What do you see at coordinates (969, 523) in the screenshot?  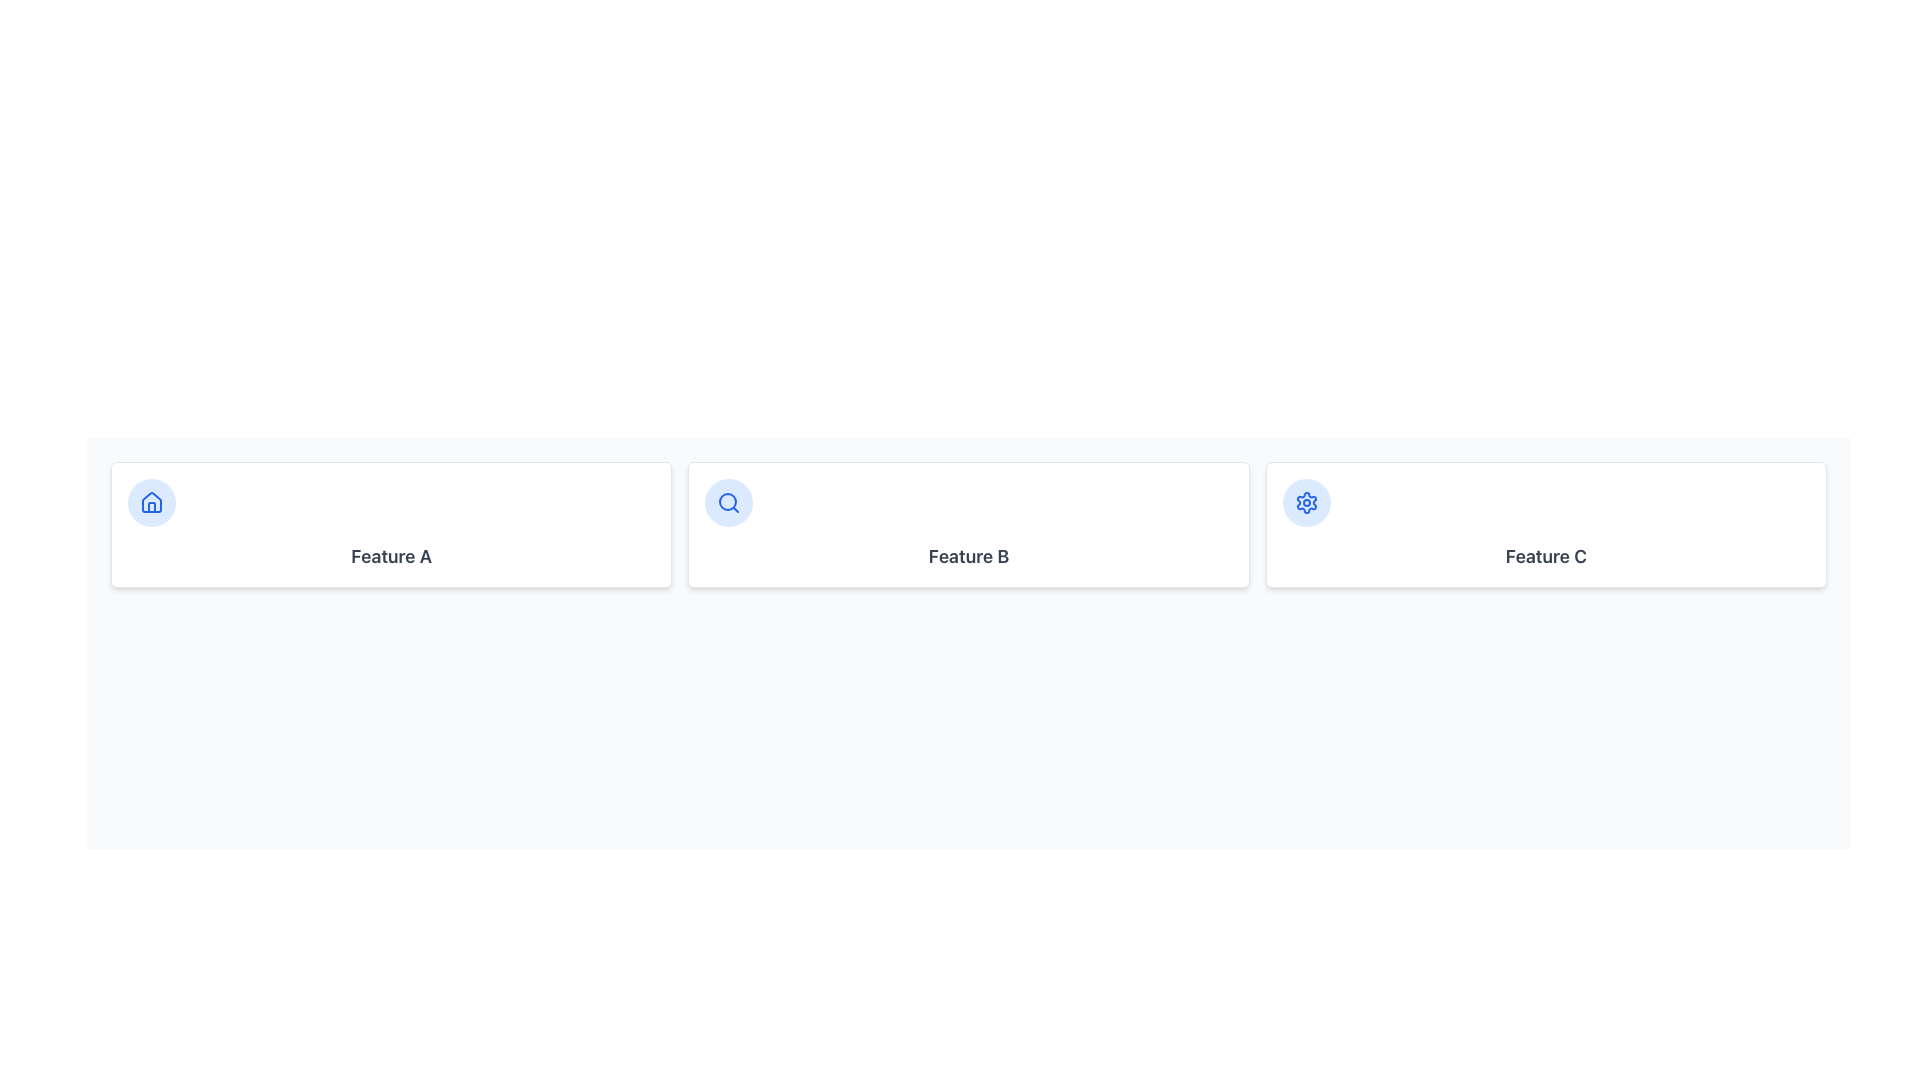 I see `the 'Feature B' card component, which is a rectangular card with a white background, gray border, and a title in bold gray font, located centrally between 'Feature A' and 'Feature C'` at bounding box center [969, 523].